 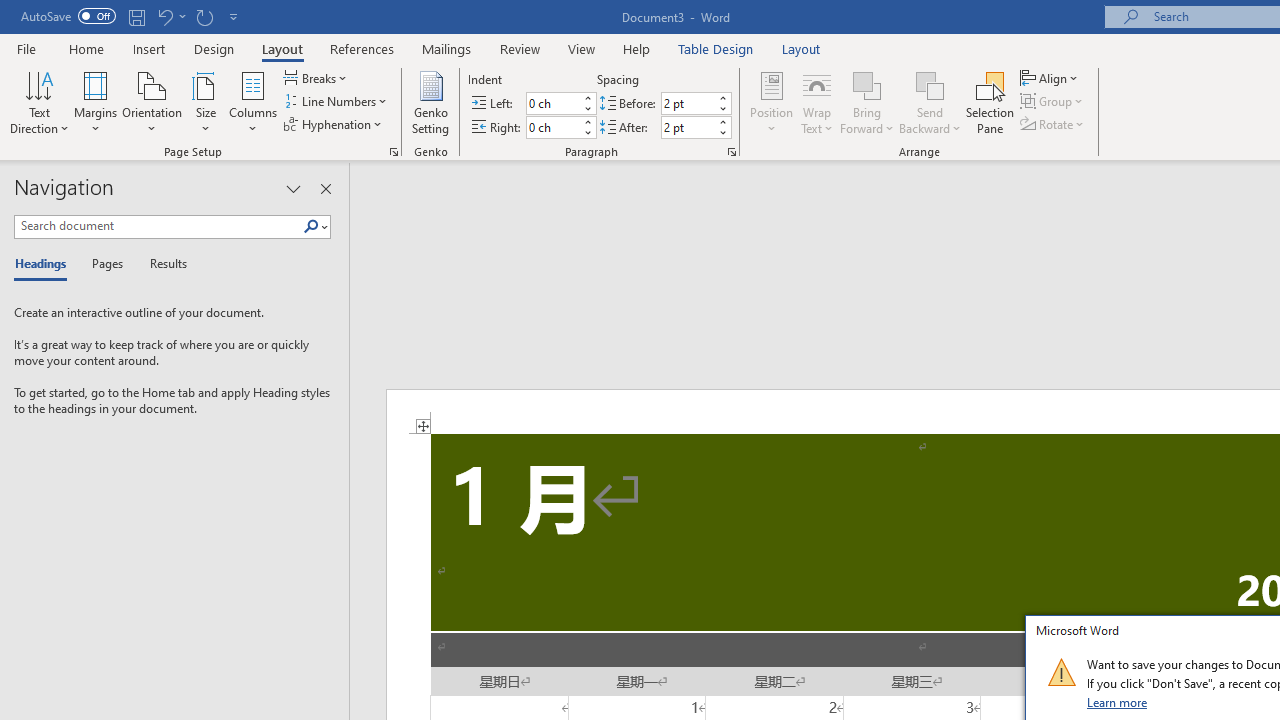 What do you see at coordinates (362, 48) in the screenshot?
I see `'References'` at bounding box center [362, 48].